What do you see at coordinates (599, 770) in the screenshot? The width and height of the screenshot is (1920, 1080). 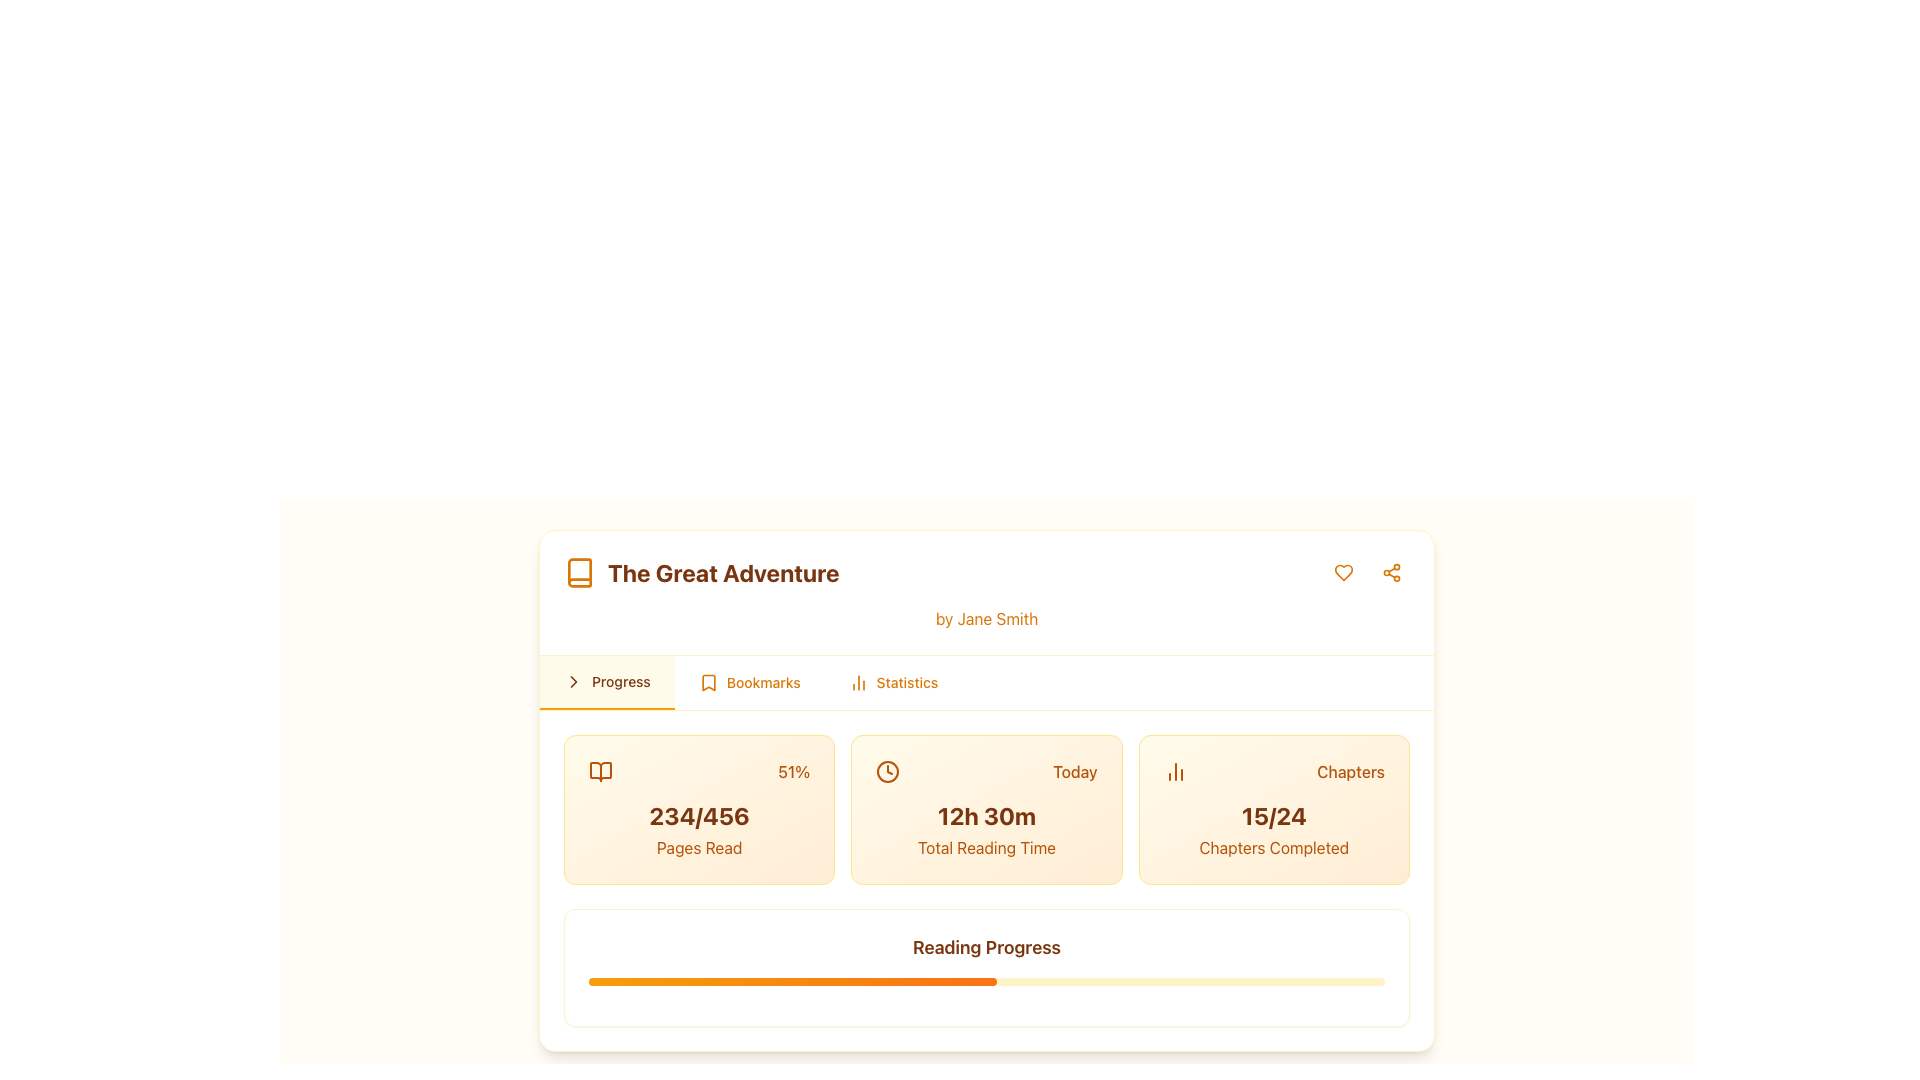 I see `the icon resembling an open book located in the top-left corner under 'Progress,' adjacent to '51%' and above '234/456 Pages Read.'` at bounding box center [599, 770].